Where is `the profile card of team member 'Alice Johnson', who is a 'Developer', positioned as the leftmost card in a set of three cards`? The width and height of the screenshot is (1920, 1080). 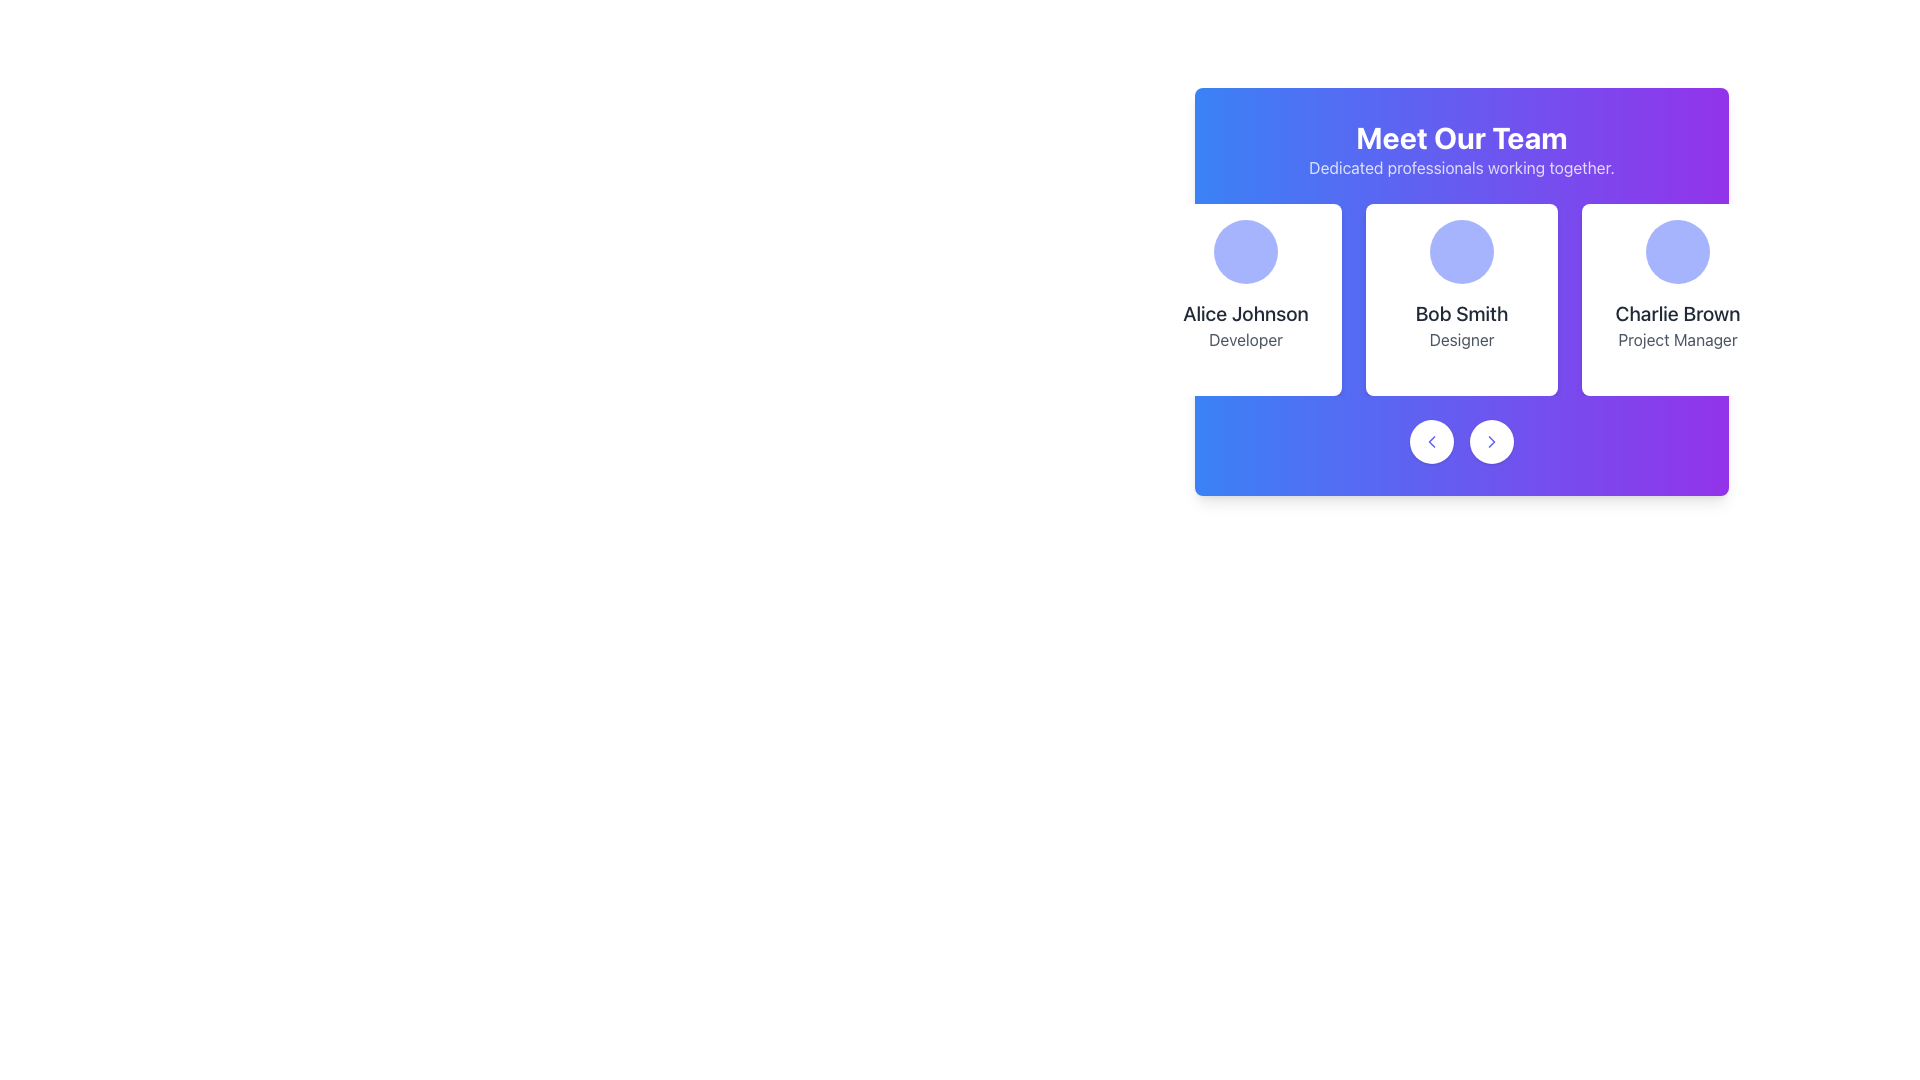 the profile card of team member 'Alice Johnson', who is a 'Developer', positioned as the leftmost card in a set of three cards is located at coordinates (1245, 300).